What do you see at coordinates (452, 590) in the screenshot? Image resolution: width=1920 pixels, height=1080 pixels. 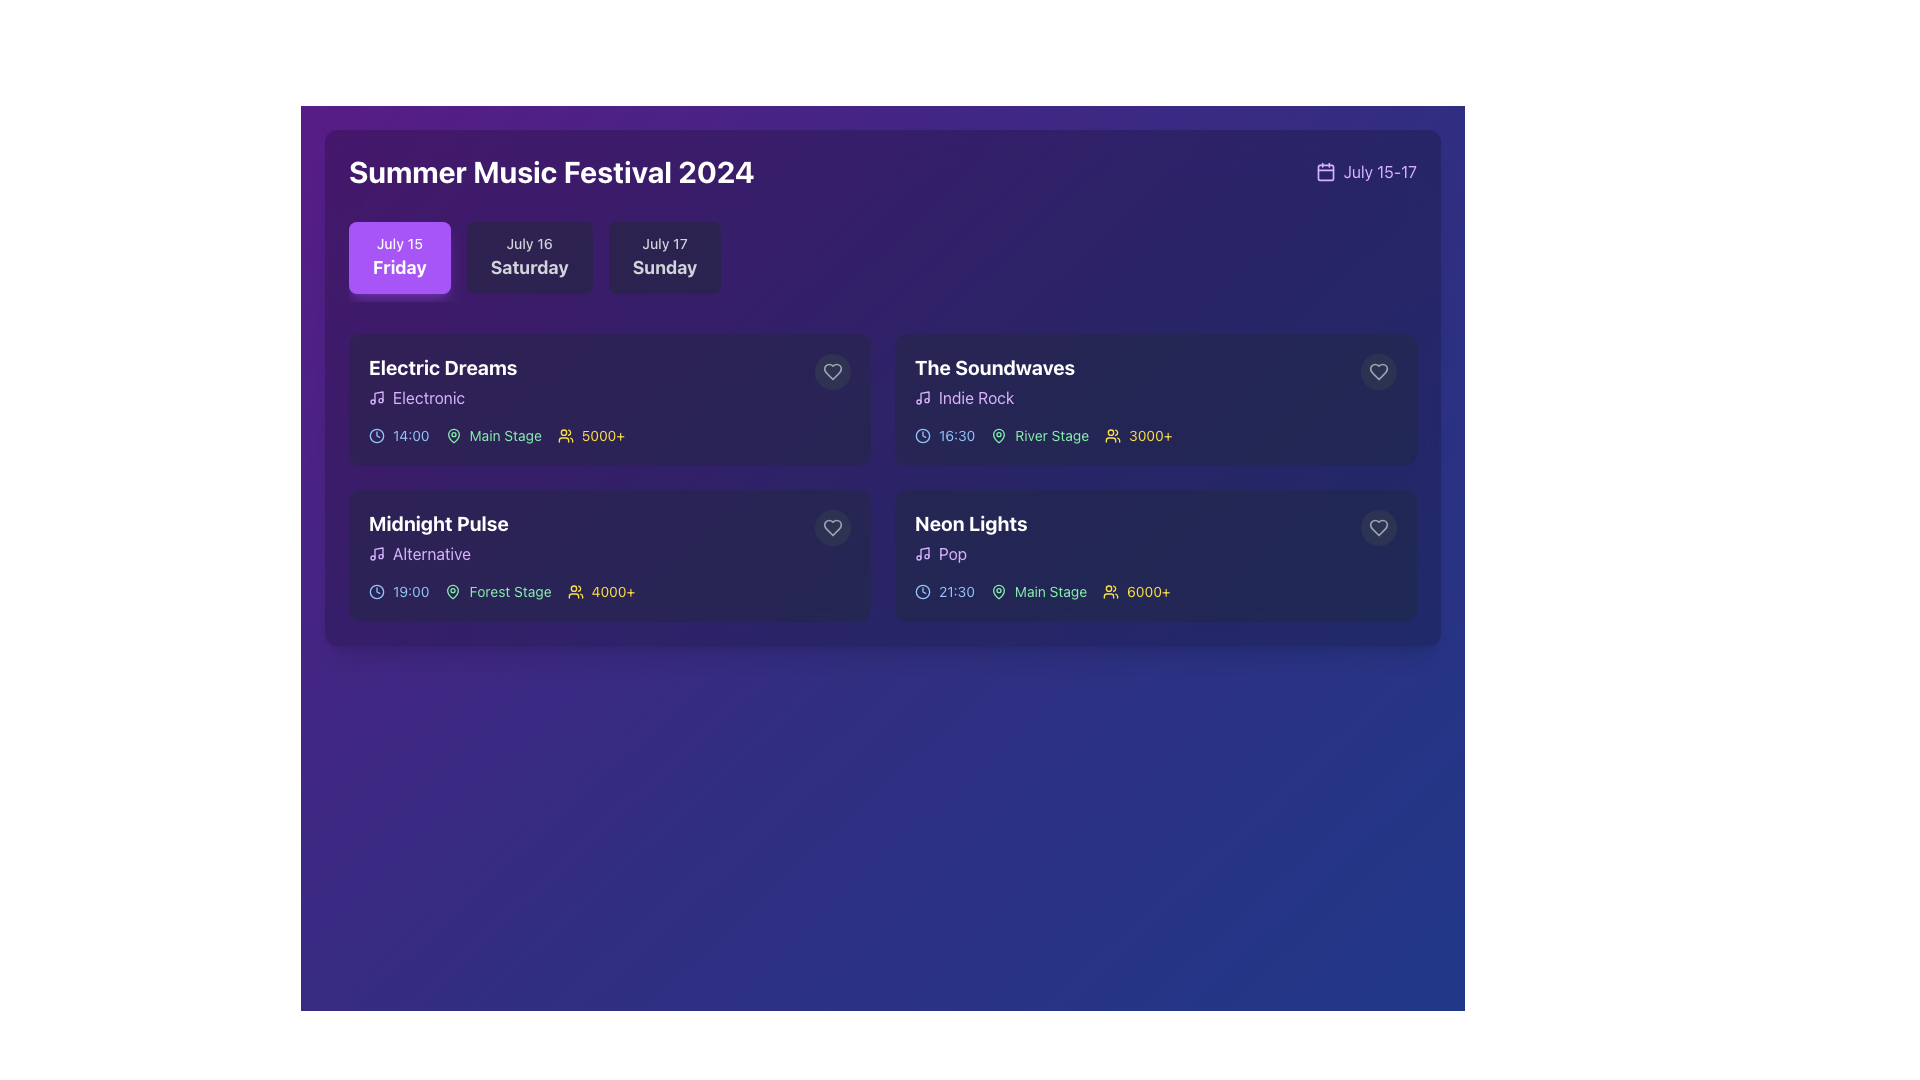 I see `the icon representing the 'Forest Stage' location label, located within the details section of the 'Midnight Pulse' event card, aligned to the left of the 'Forest Stage' label` at bounding box center [452, 590].